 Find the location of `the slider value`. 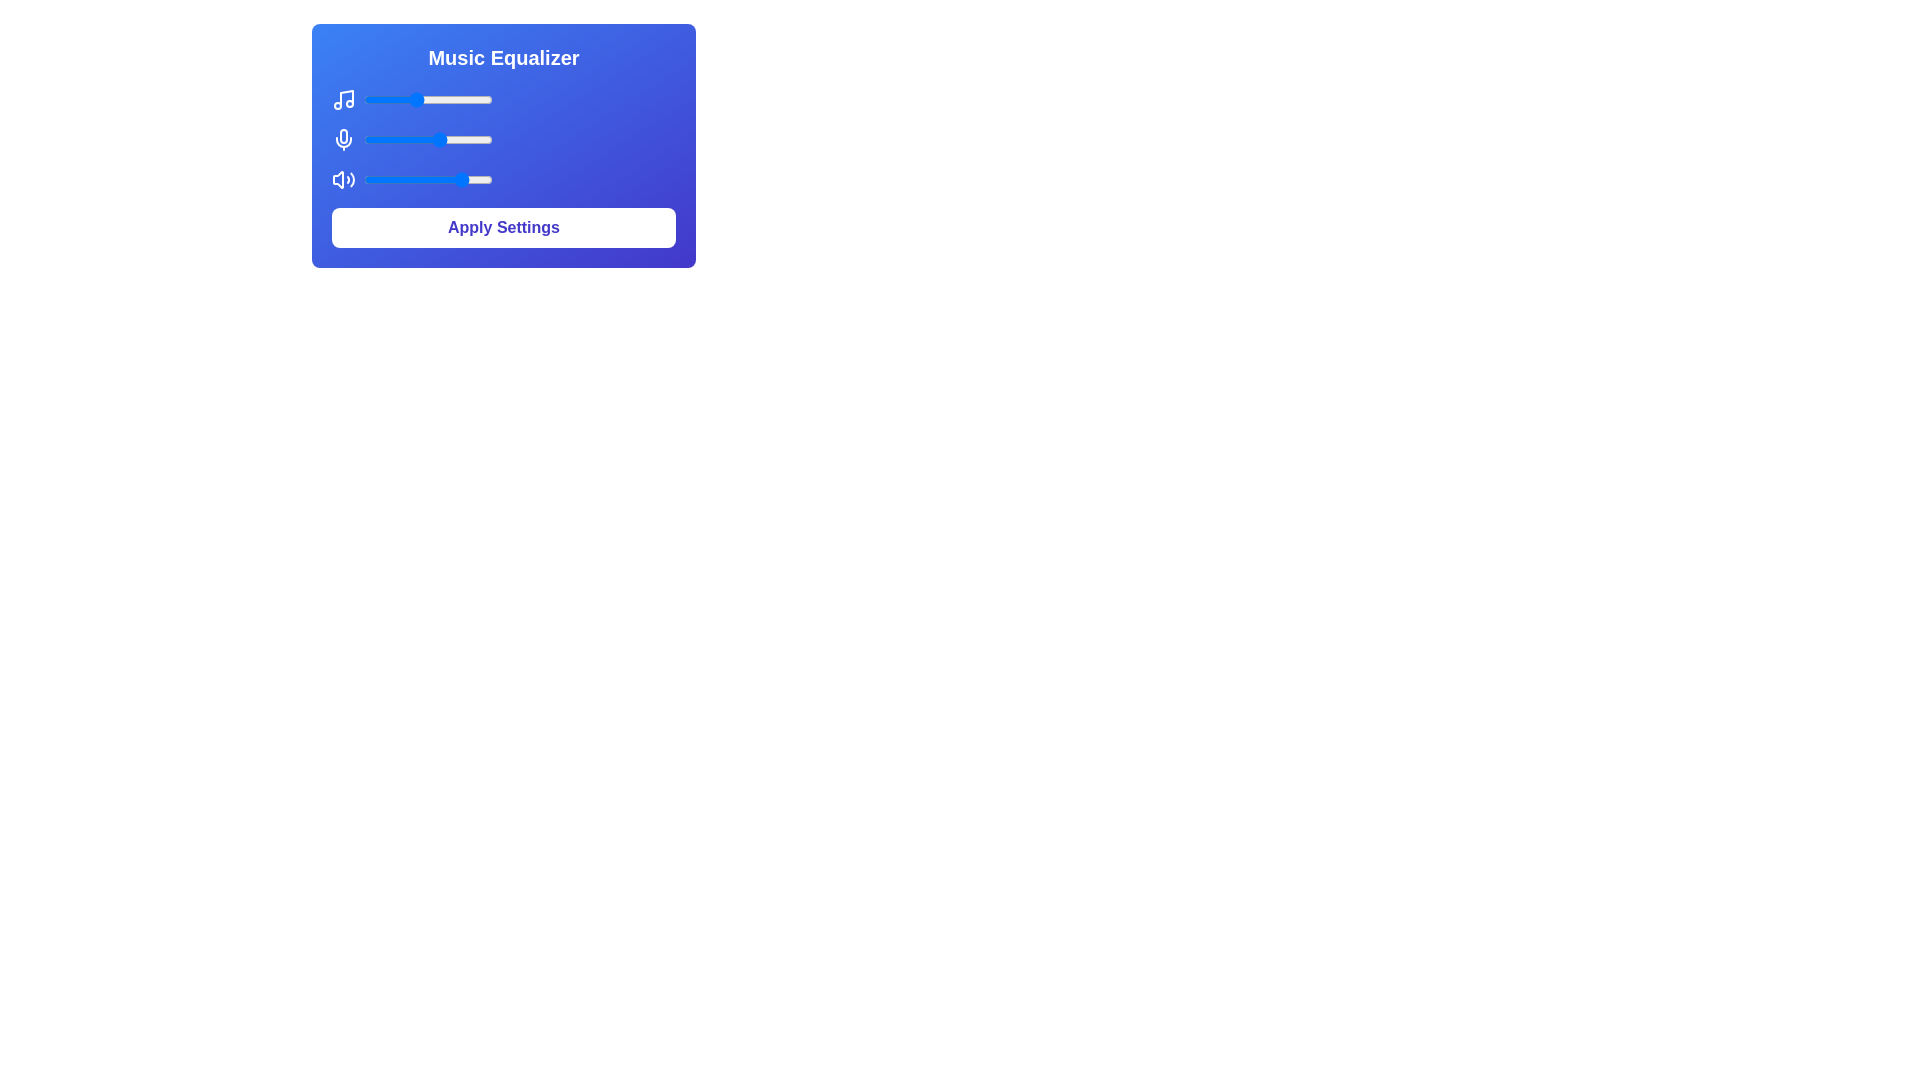

the slider value is located at coordinates (474, 138).